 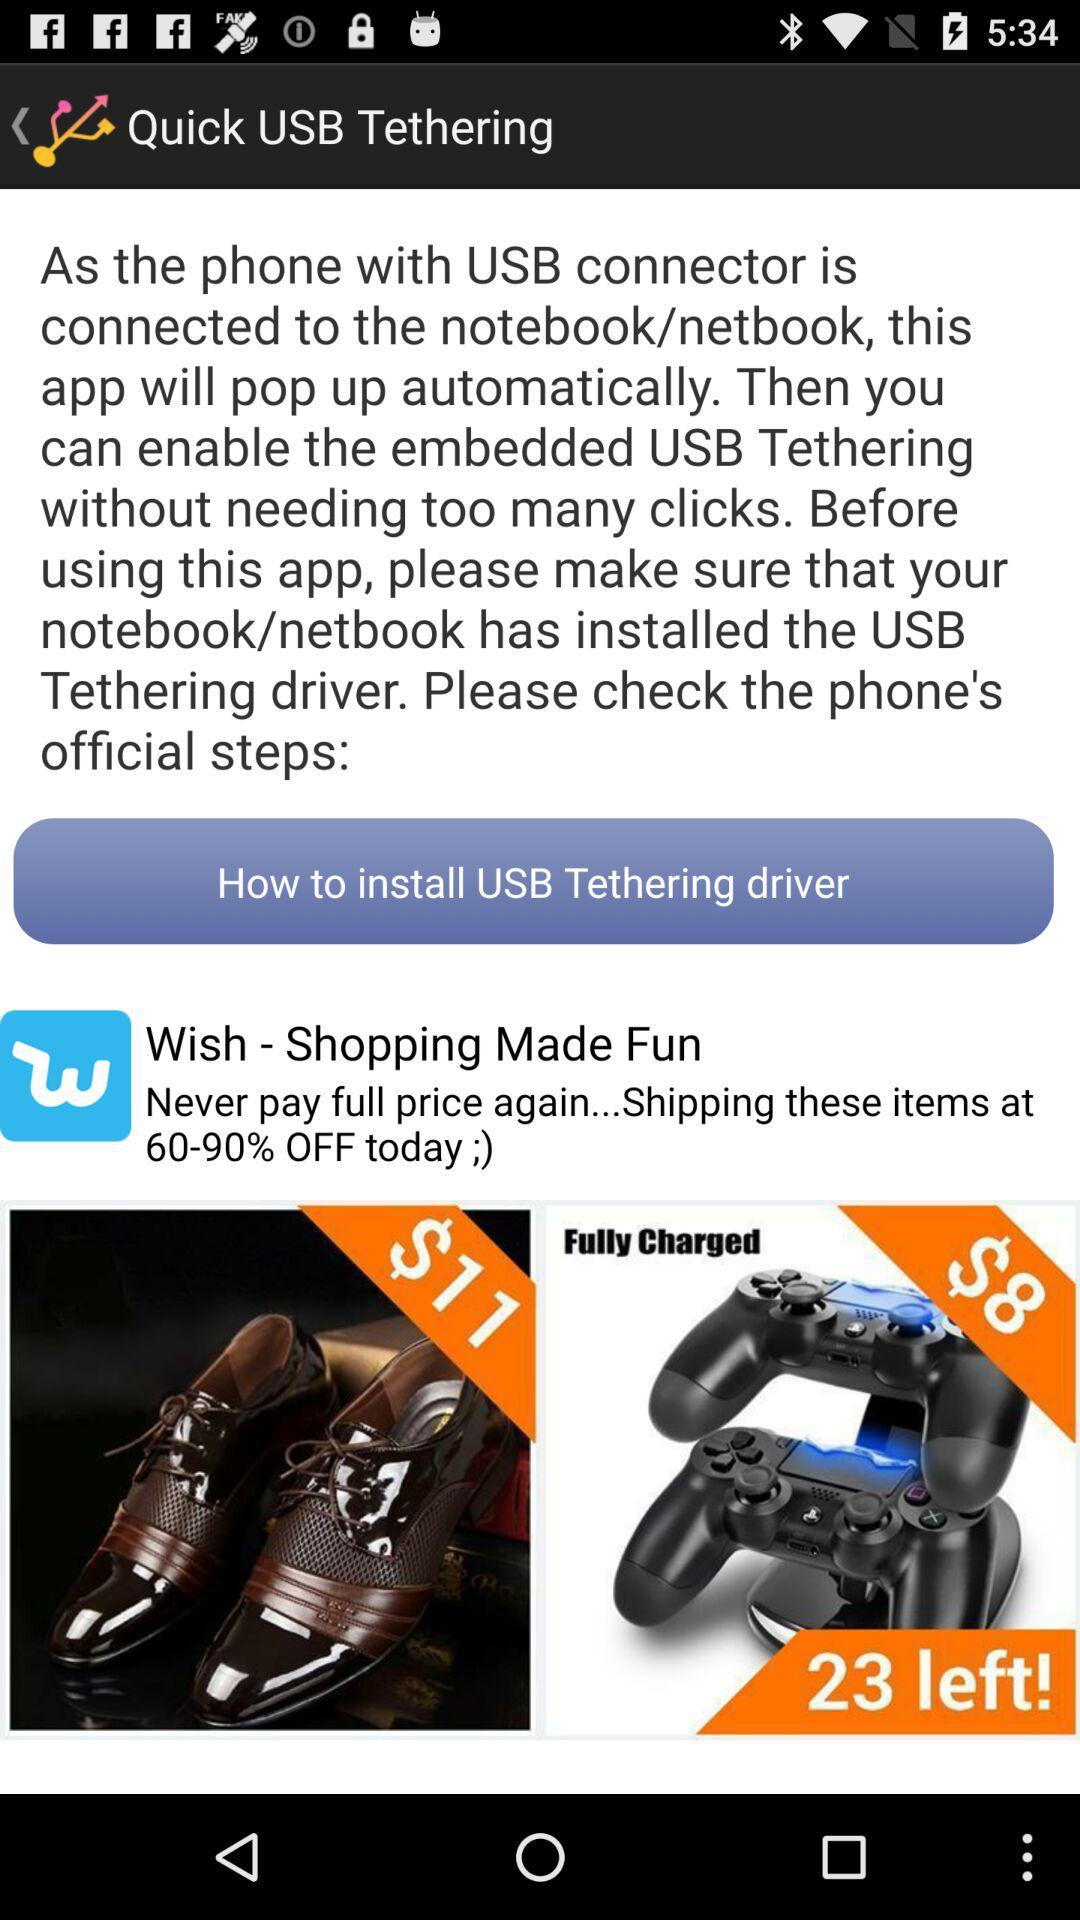 I want to click on the item below the never pay full item, so click(x=540, y=1469).